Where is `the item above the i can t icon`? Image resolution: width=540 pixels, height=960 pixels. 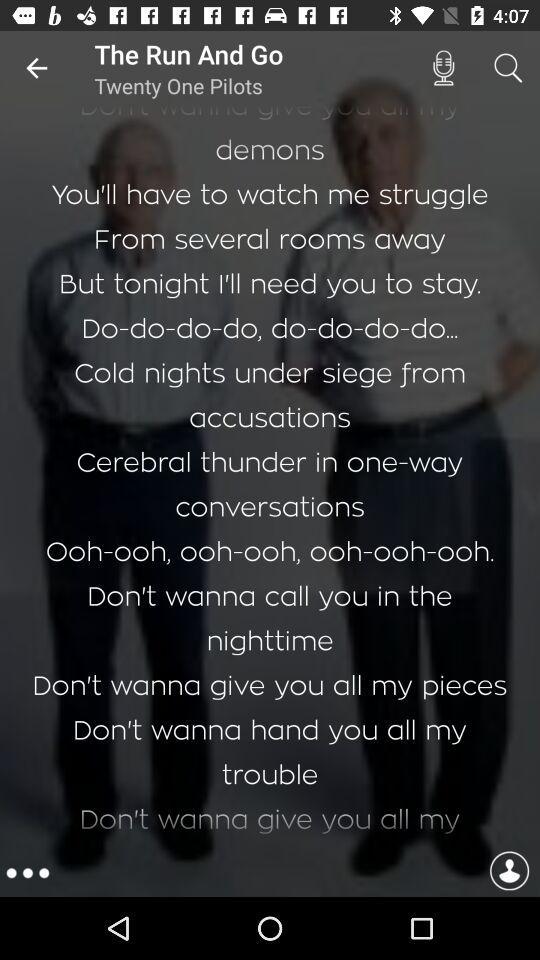
the item above the i can t icon is located at coordinates (36, 68).